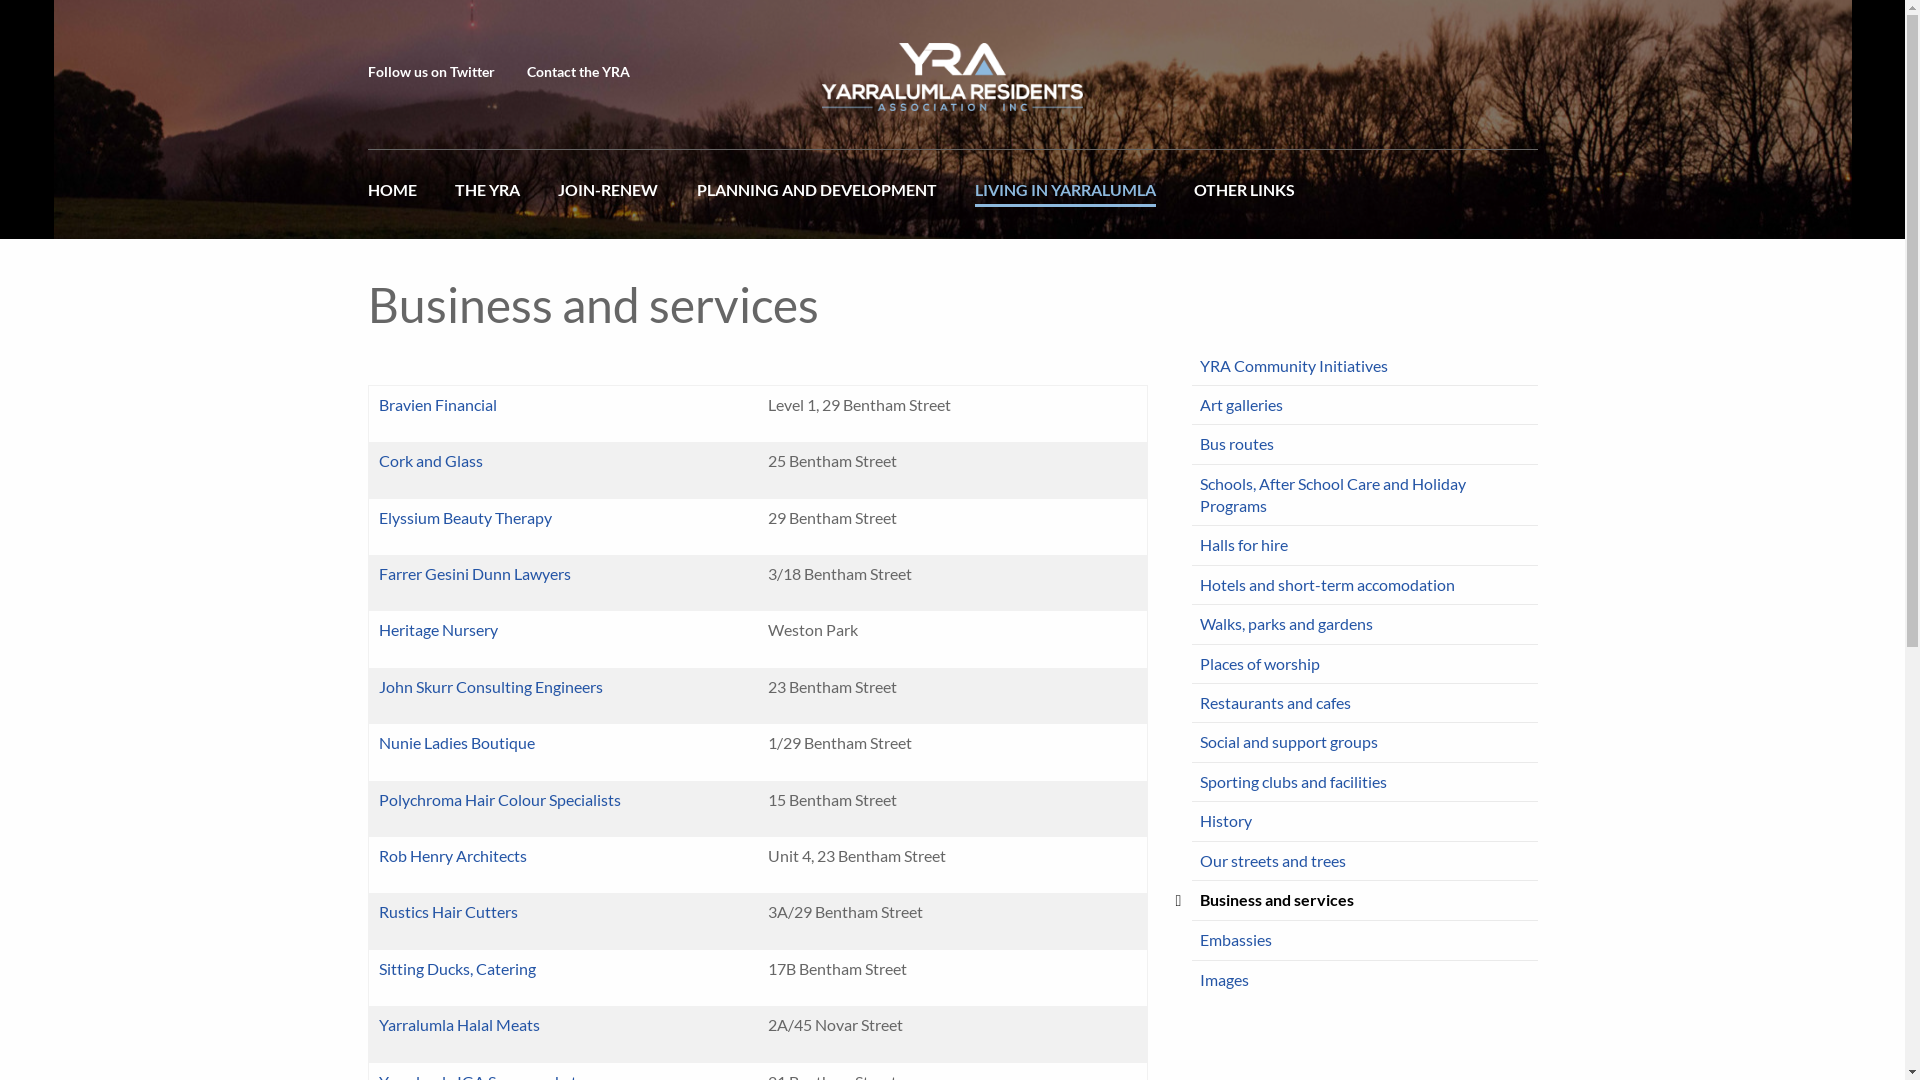  Describe the element at coordinates (816, 194) in the screenshot. I see `'PLANNING AND DEVELOPMENT'` at that location.